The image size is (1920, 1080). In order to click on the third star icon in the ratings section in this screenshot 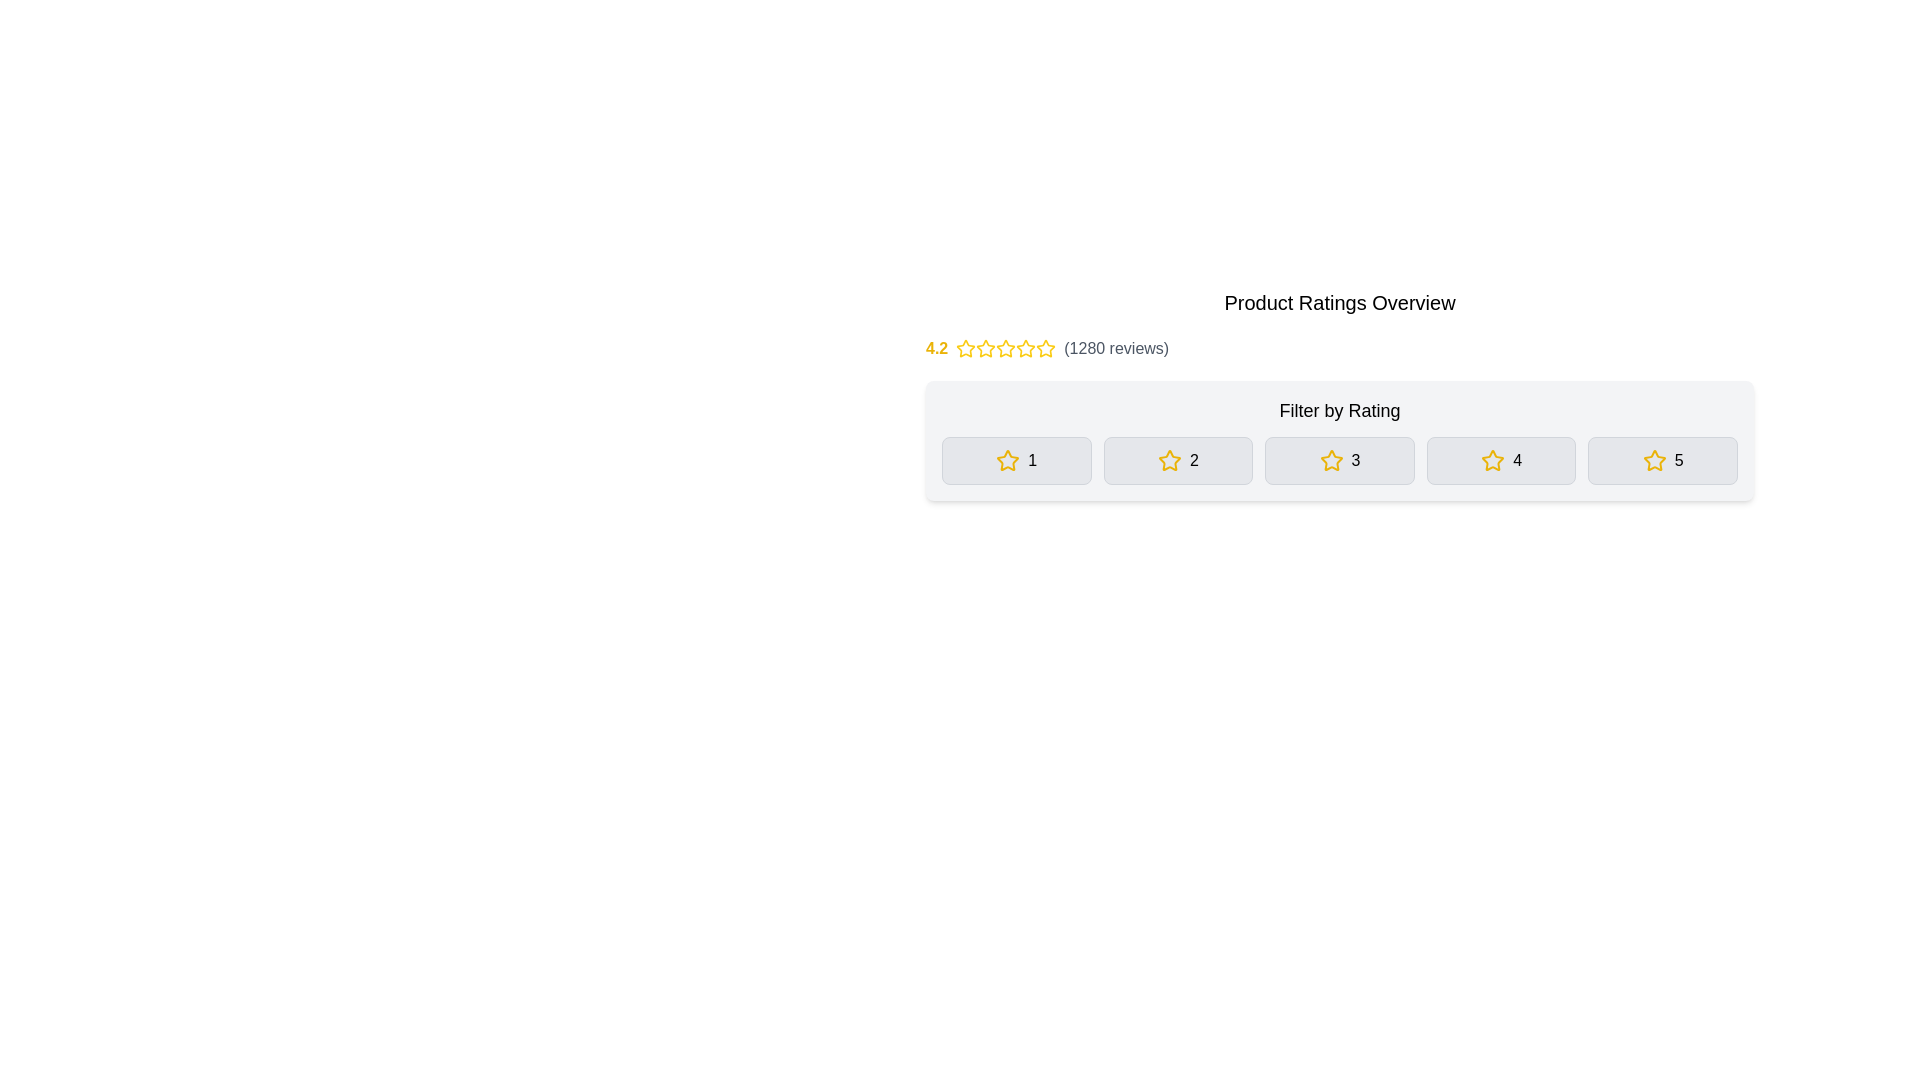, I will do `click(1026, 347)`.